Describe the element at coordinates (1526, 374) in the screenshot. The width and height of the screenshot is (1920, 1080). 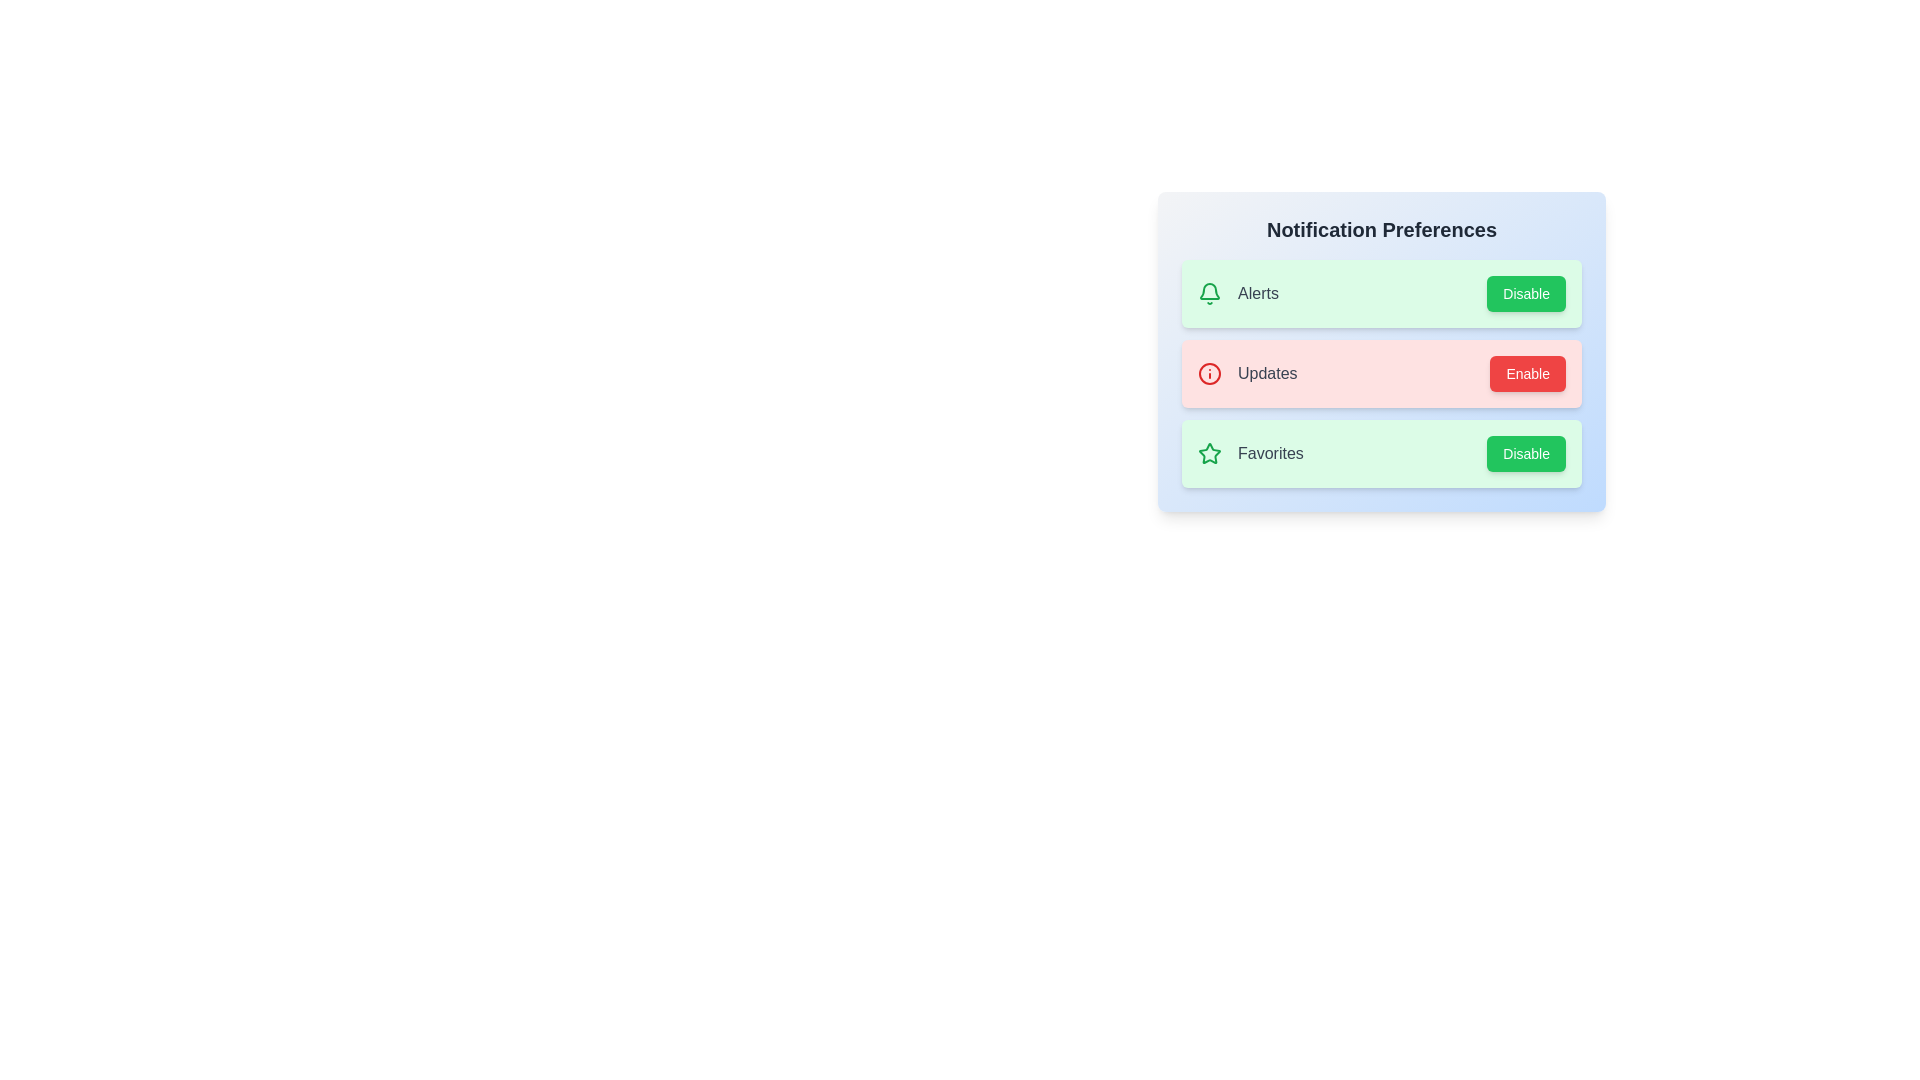
I see `'Enable' button for 'Updates' to toggle its notification preference` at that location.